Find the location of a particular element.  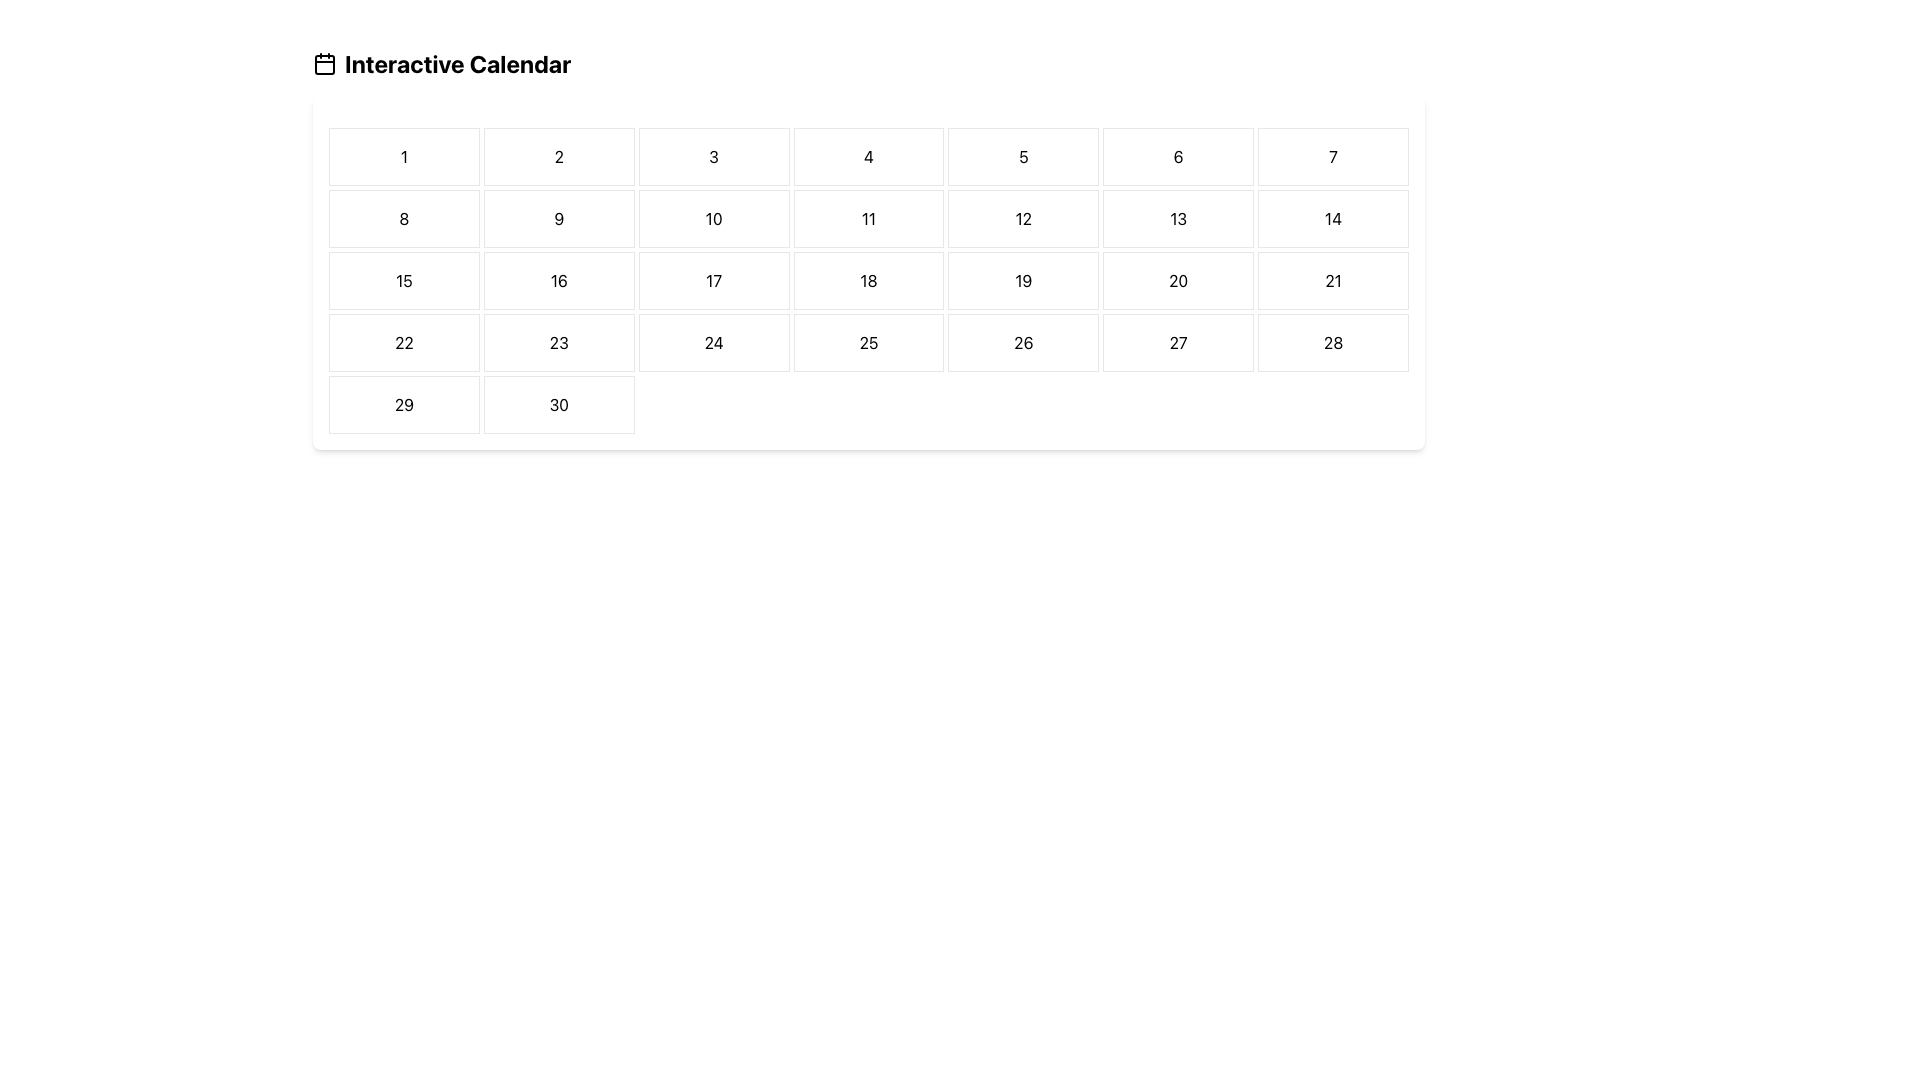

the second day cell in the calendar layout is located at coordinates (559, 156).